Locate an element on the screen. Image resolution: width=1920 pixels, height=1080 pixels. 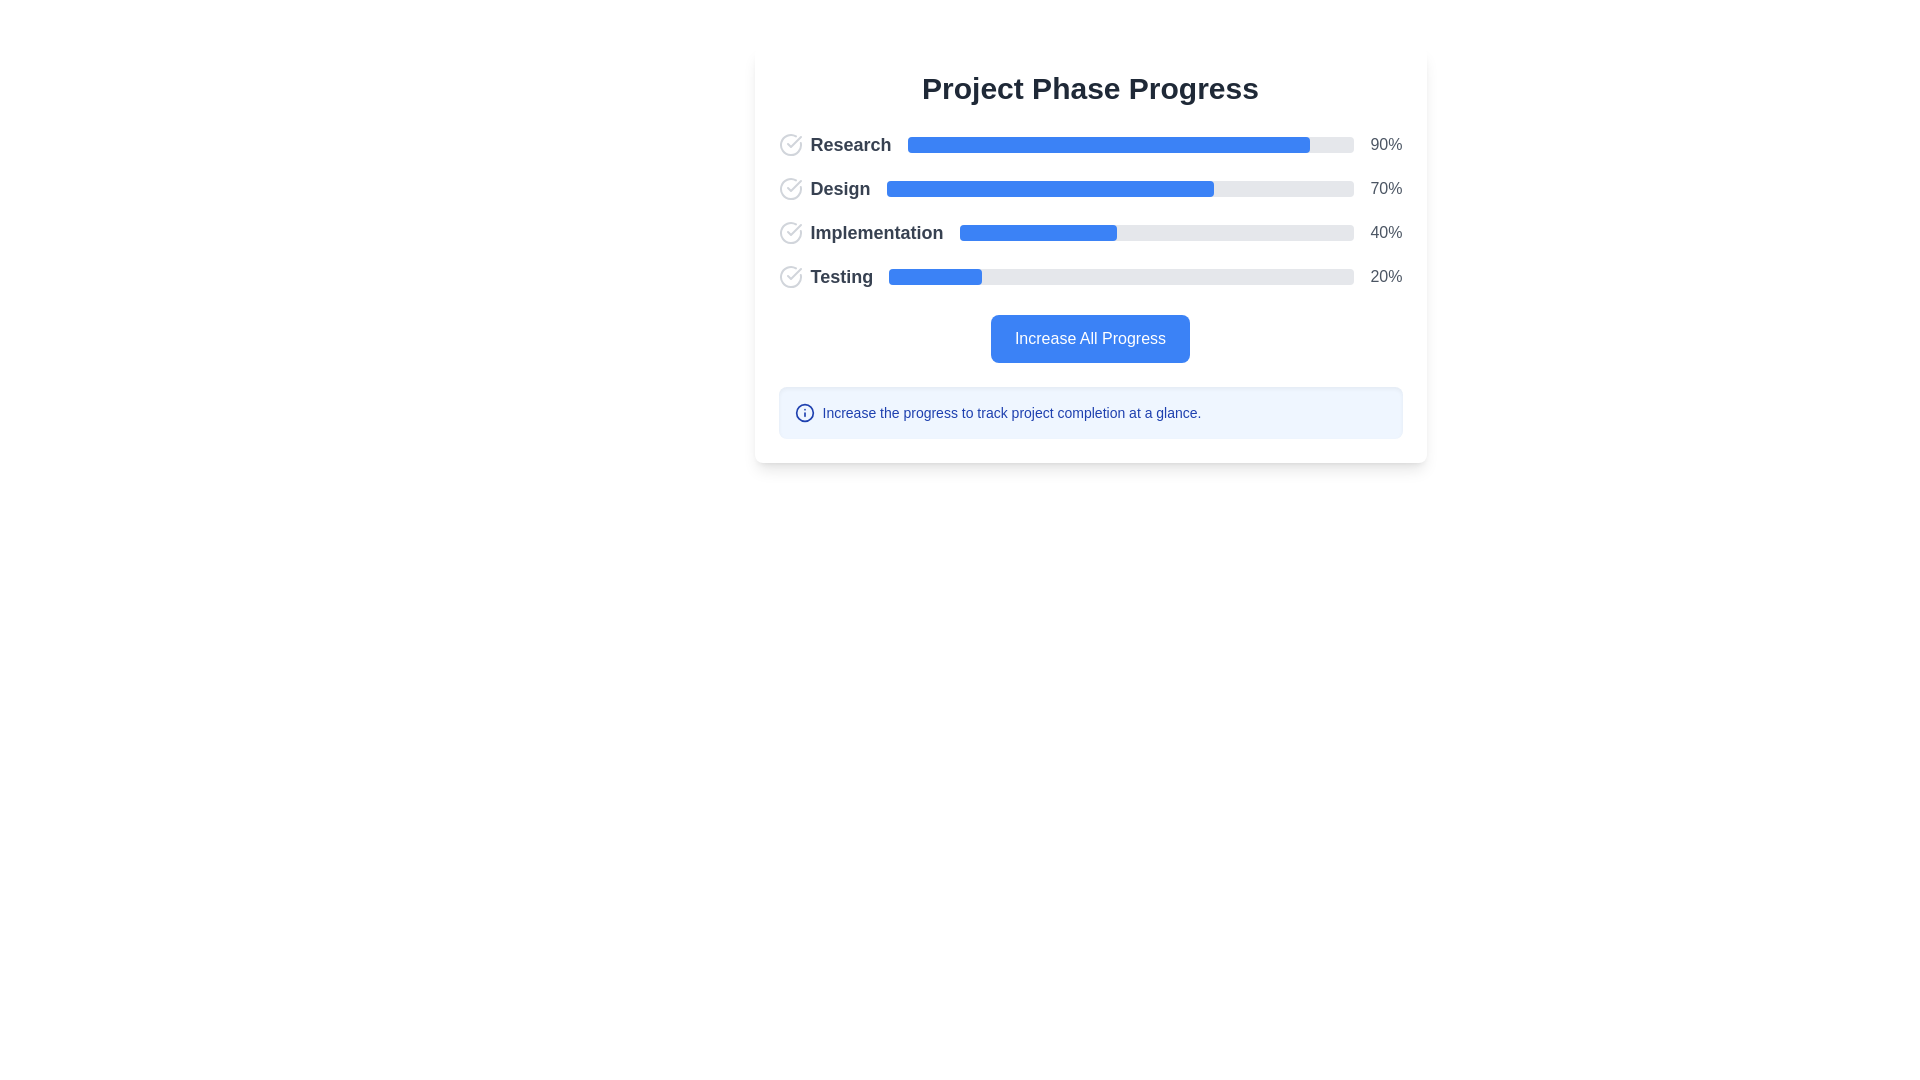
the notification box with a light blue background and an 'i' icon to use adjacent features as instructed is located at coordinates (1089, 411).